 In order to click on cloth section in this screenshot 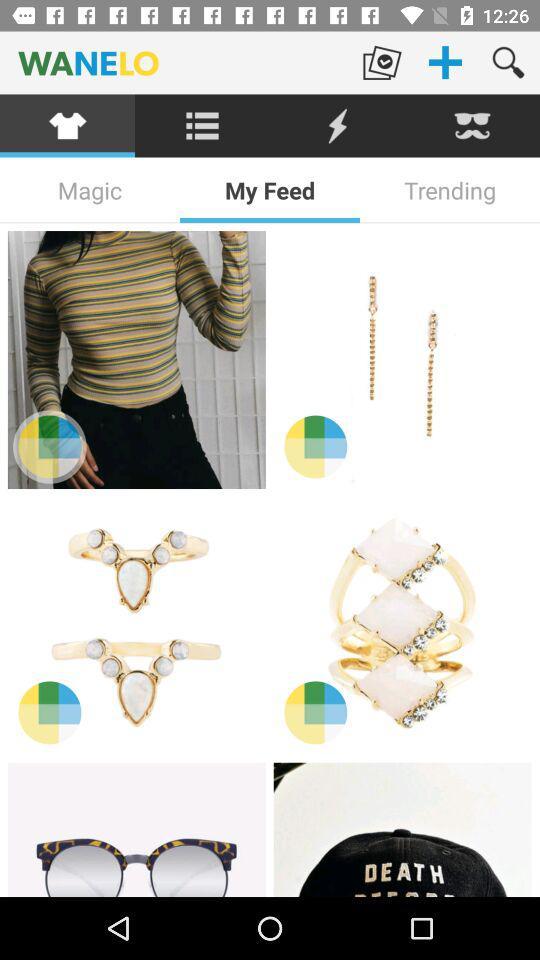, I will do `click(67, 125)`.